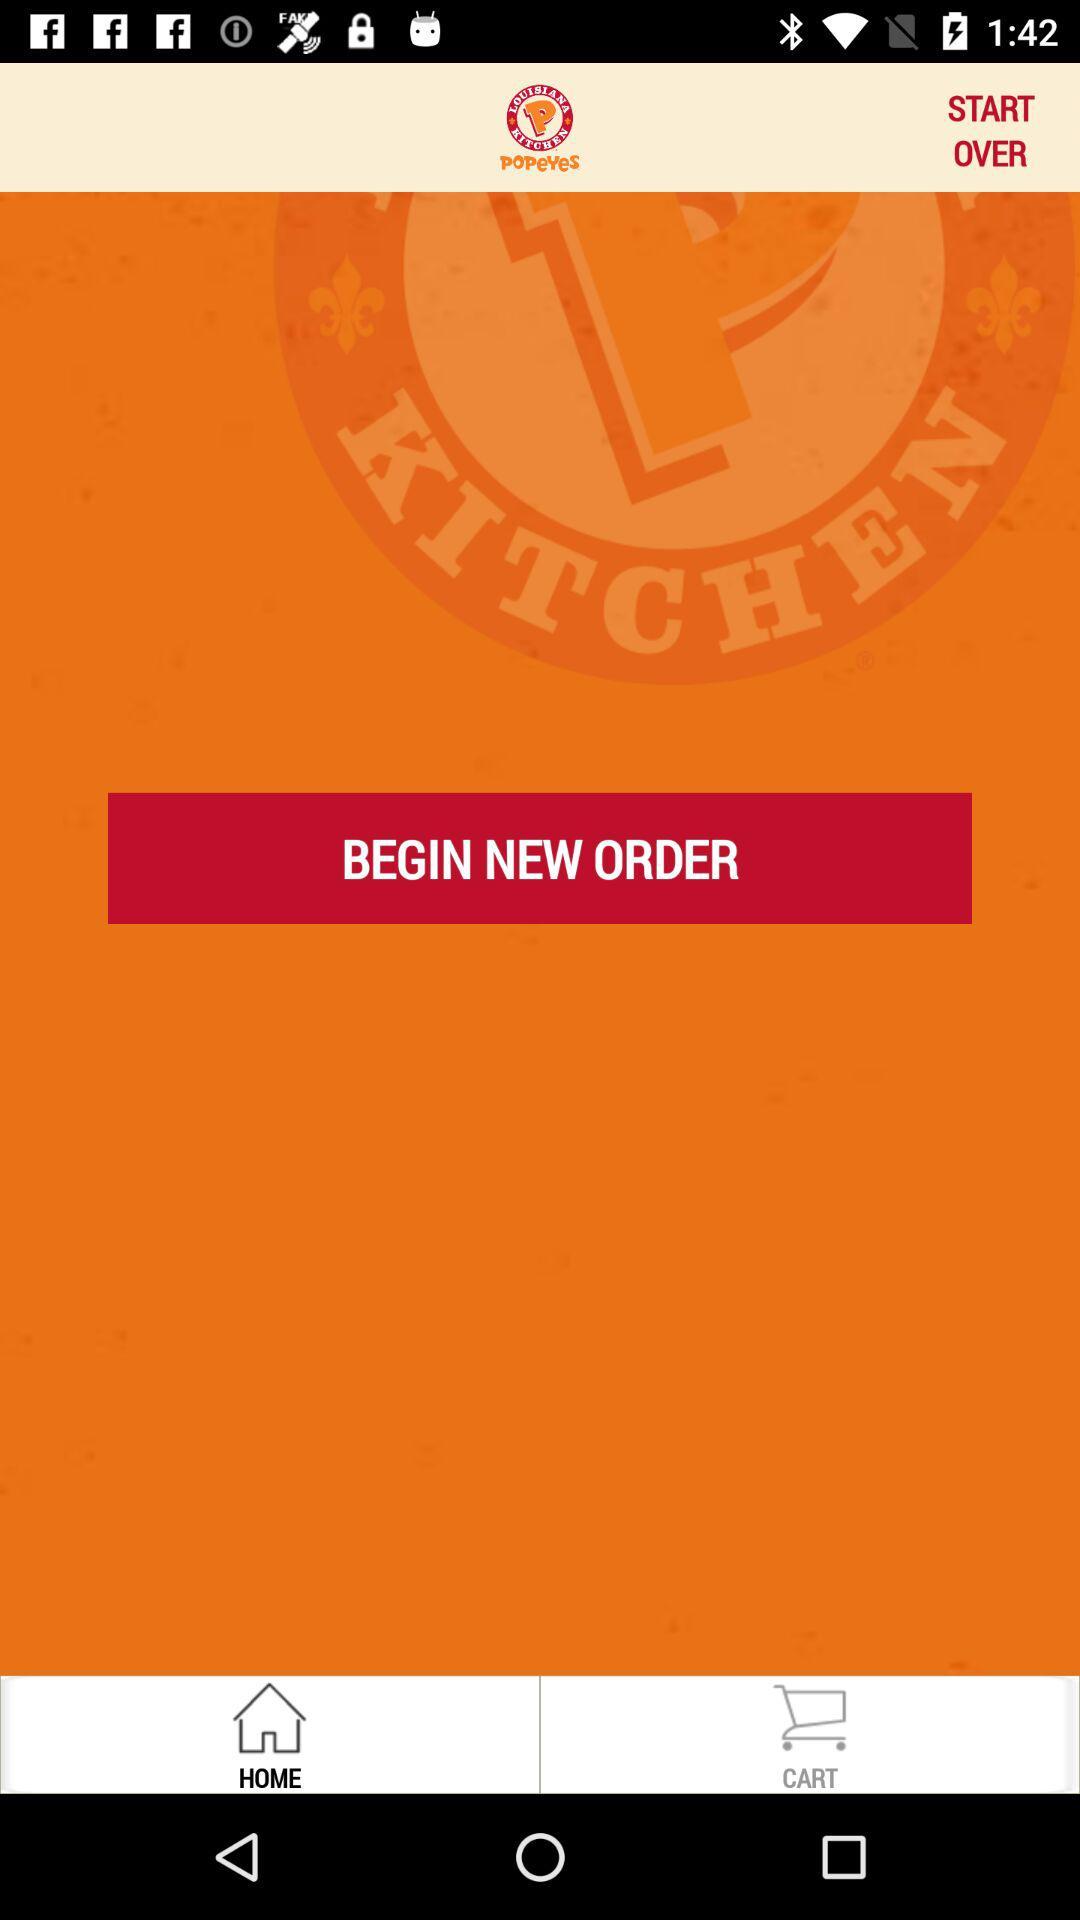 Image resolution: width=1080 pixels, height=1920 pixels. I want to click on icon at the top right corner, so click(990, 126).